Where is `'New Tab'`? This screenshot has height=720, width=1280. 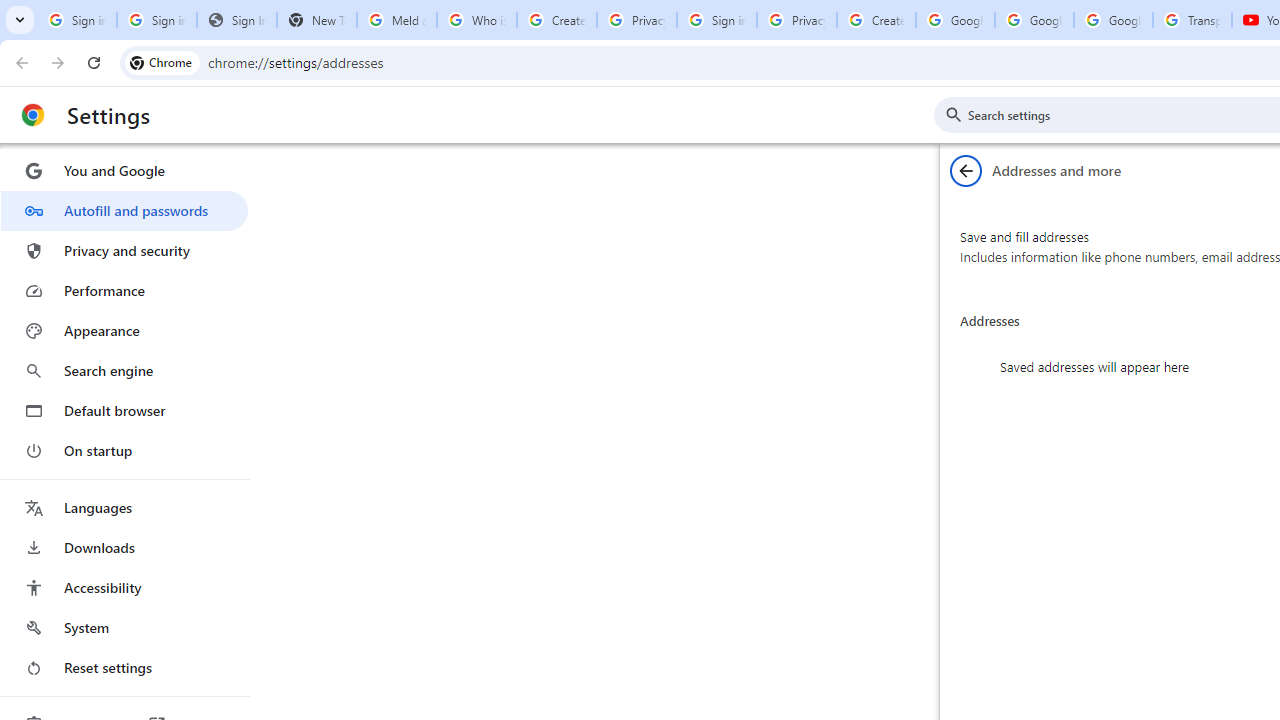 'New Tab' is located at coordinates (315, 20).